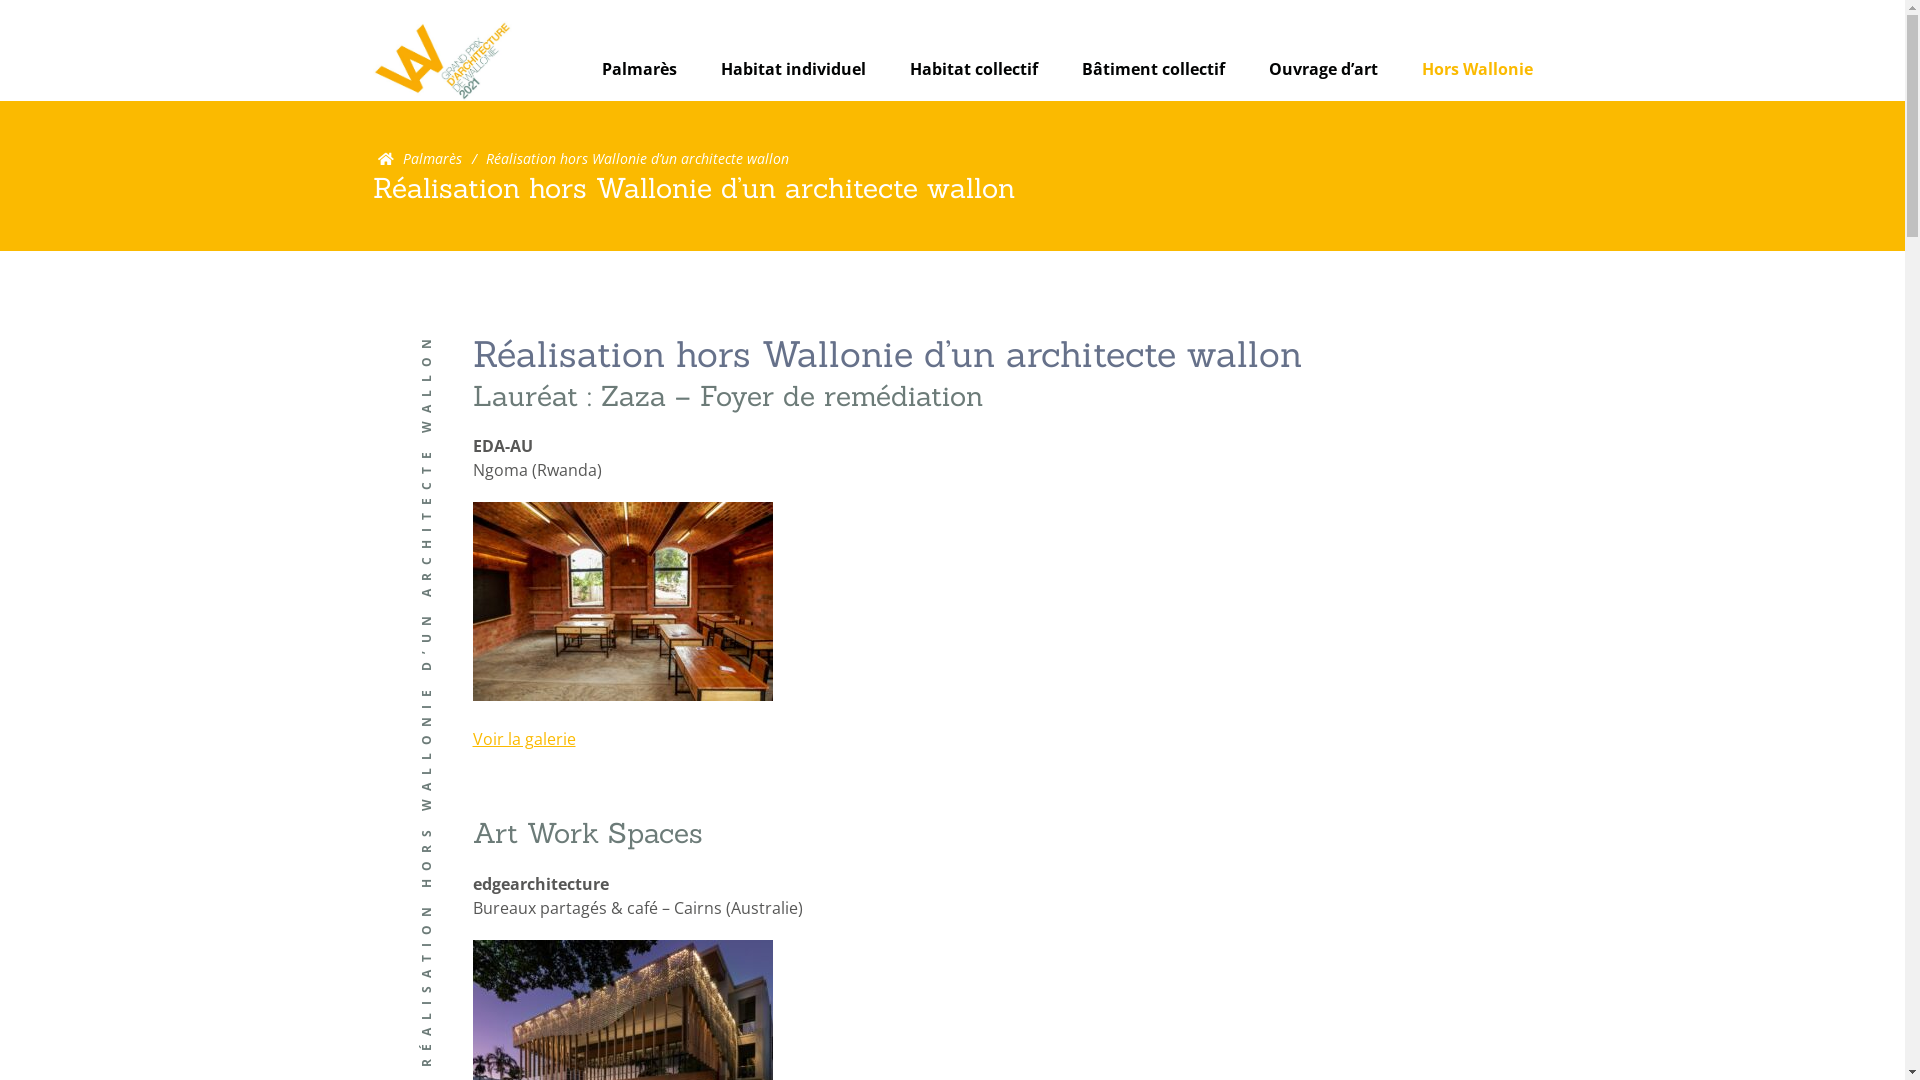 This screenshot has width=1920, height=1080. Describe the element at coordinates (523, 739) in the screenshot. I see `'Voir la galerie'` at that location.